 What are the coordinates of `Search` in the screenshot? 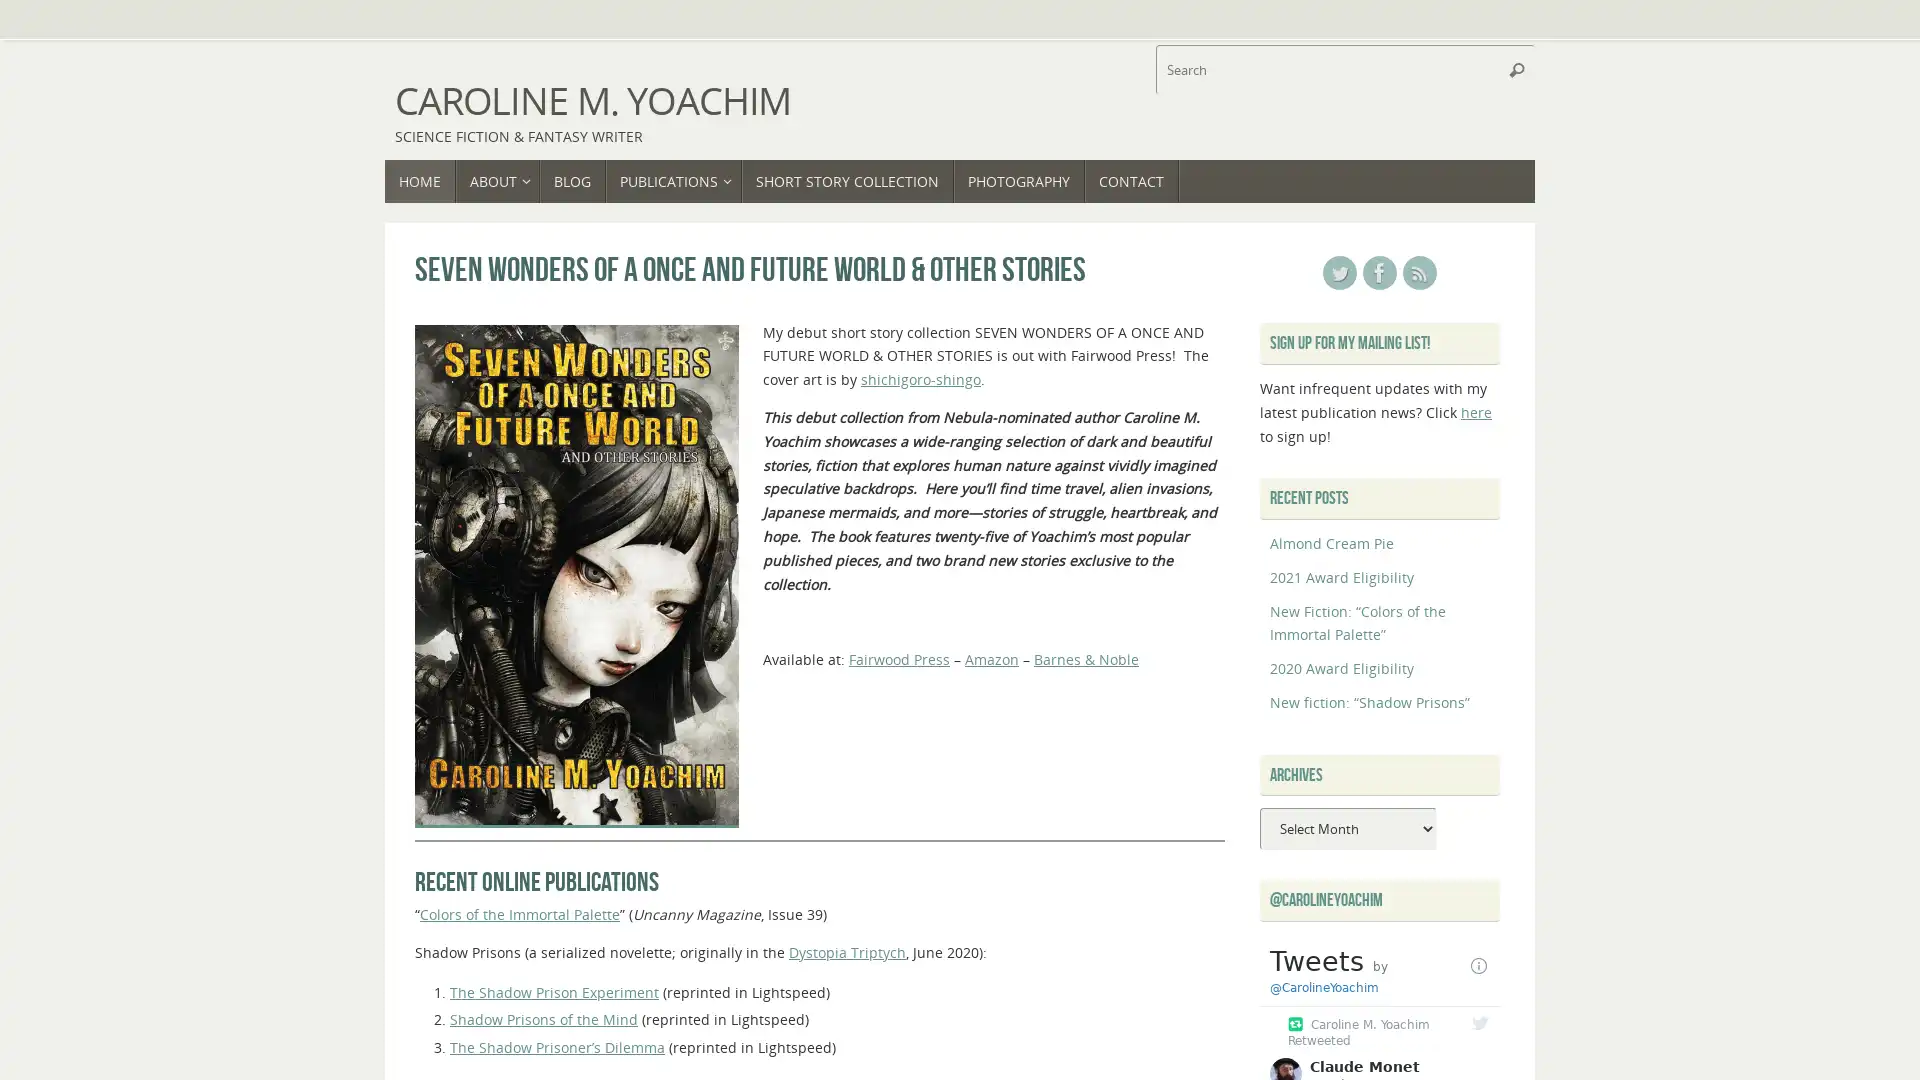 It's located at (1516, 68).